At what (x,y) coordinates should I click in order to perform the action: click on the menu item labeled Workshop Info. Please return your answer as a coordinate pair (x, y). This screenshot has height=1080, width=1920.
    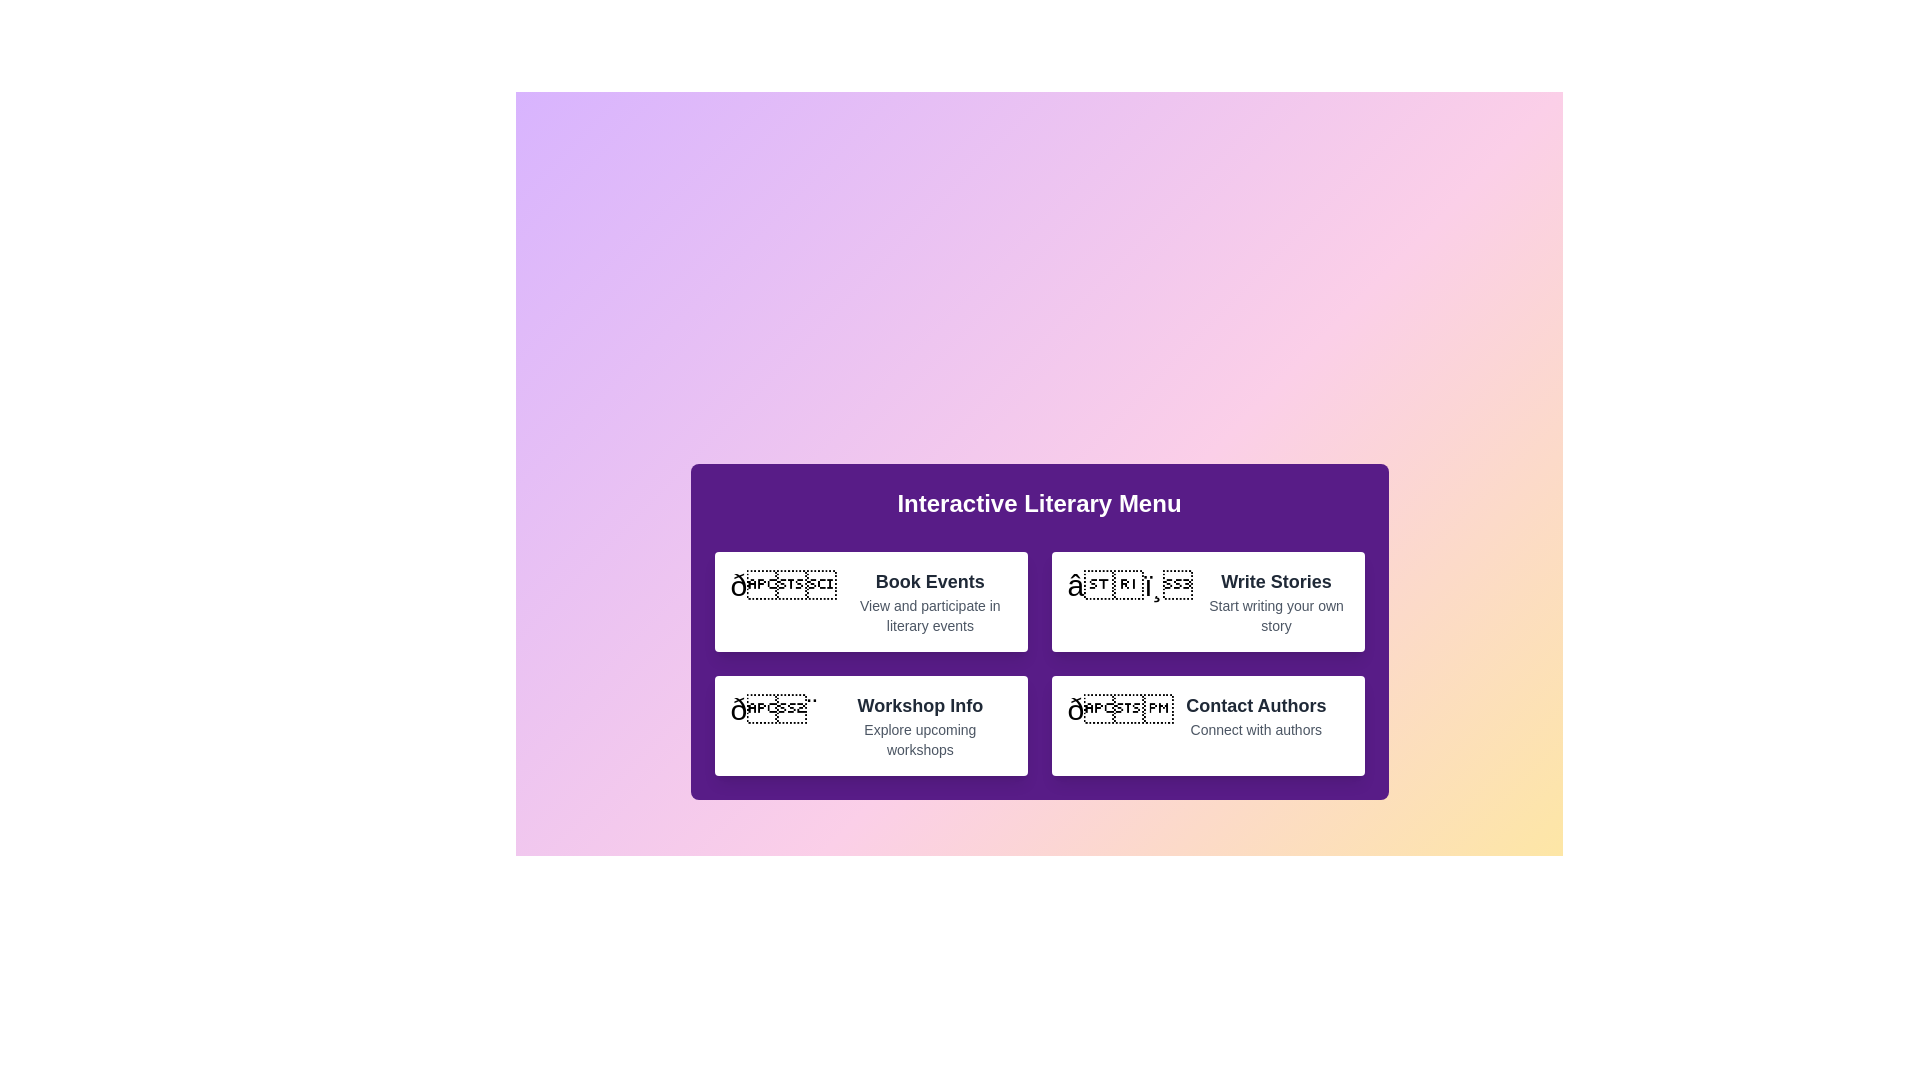
    Looking at the image, I should click on (870, 725).